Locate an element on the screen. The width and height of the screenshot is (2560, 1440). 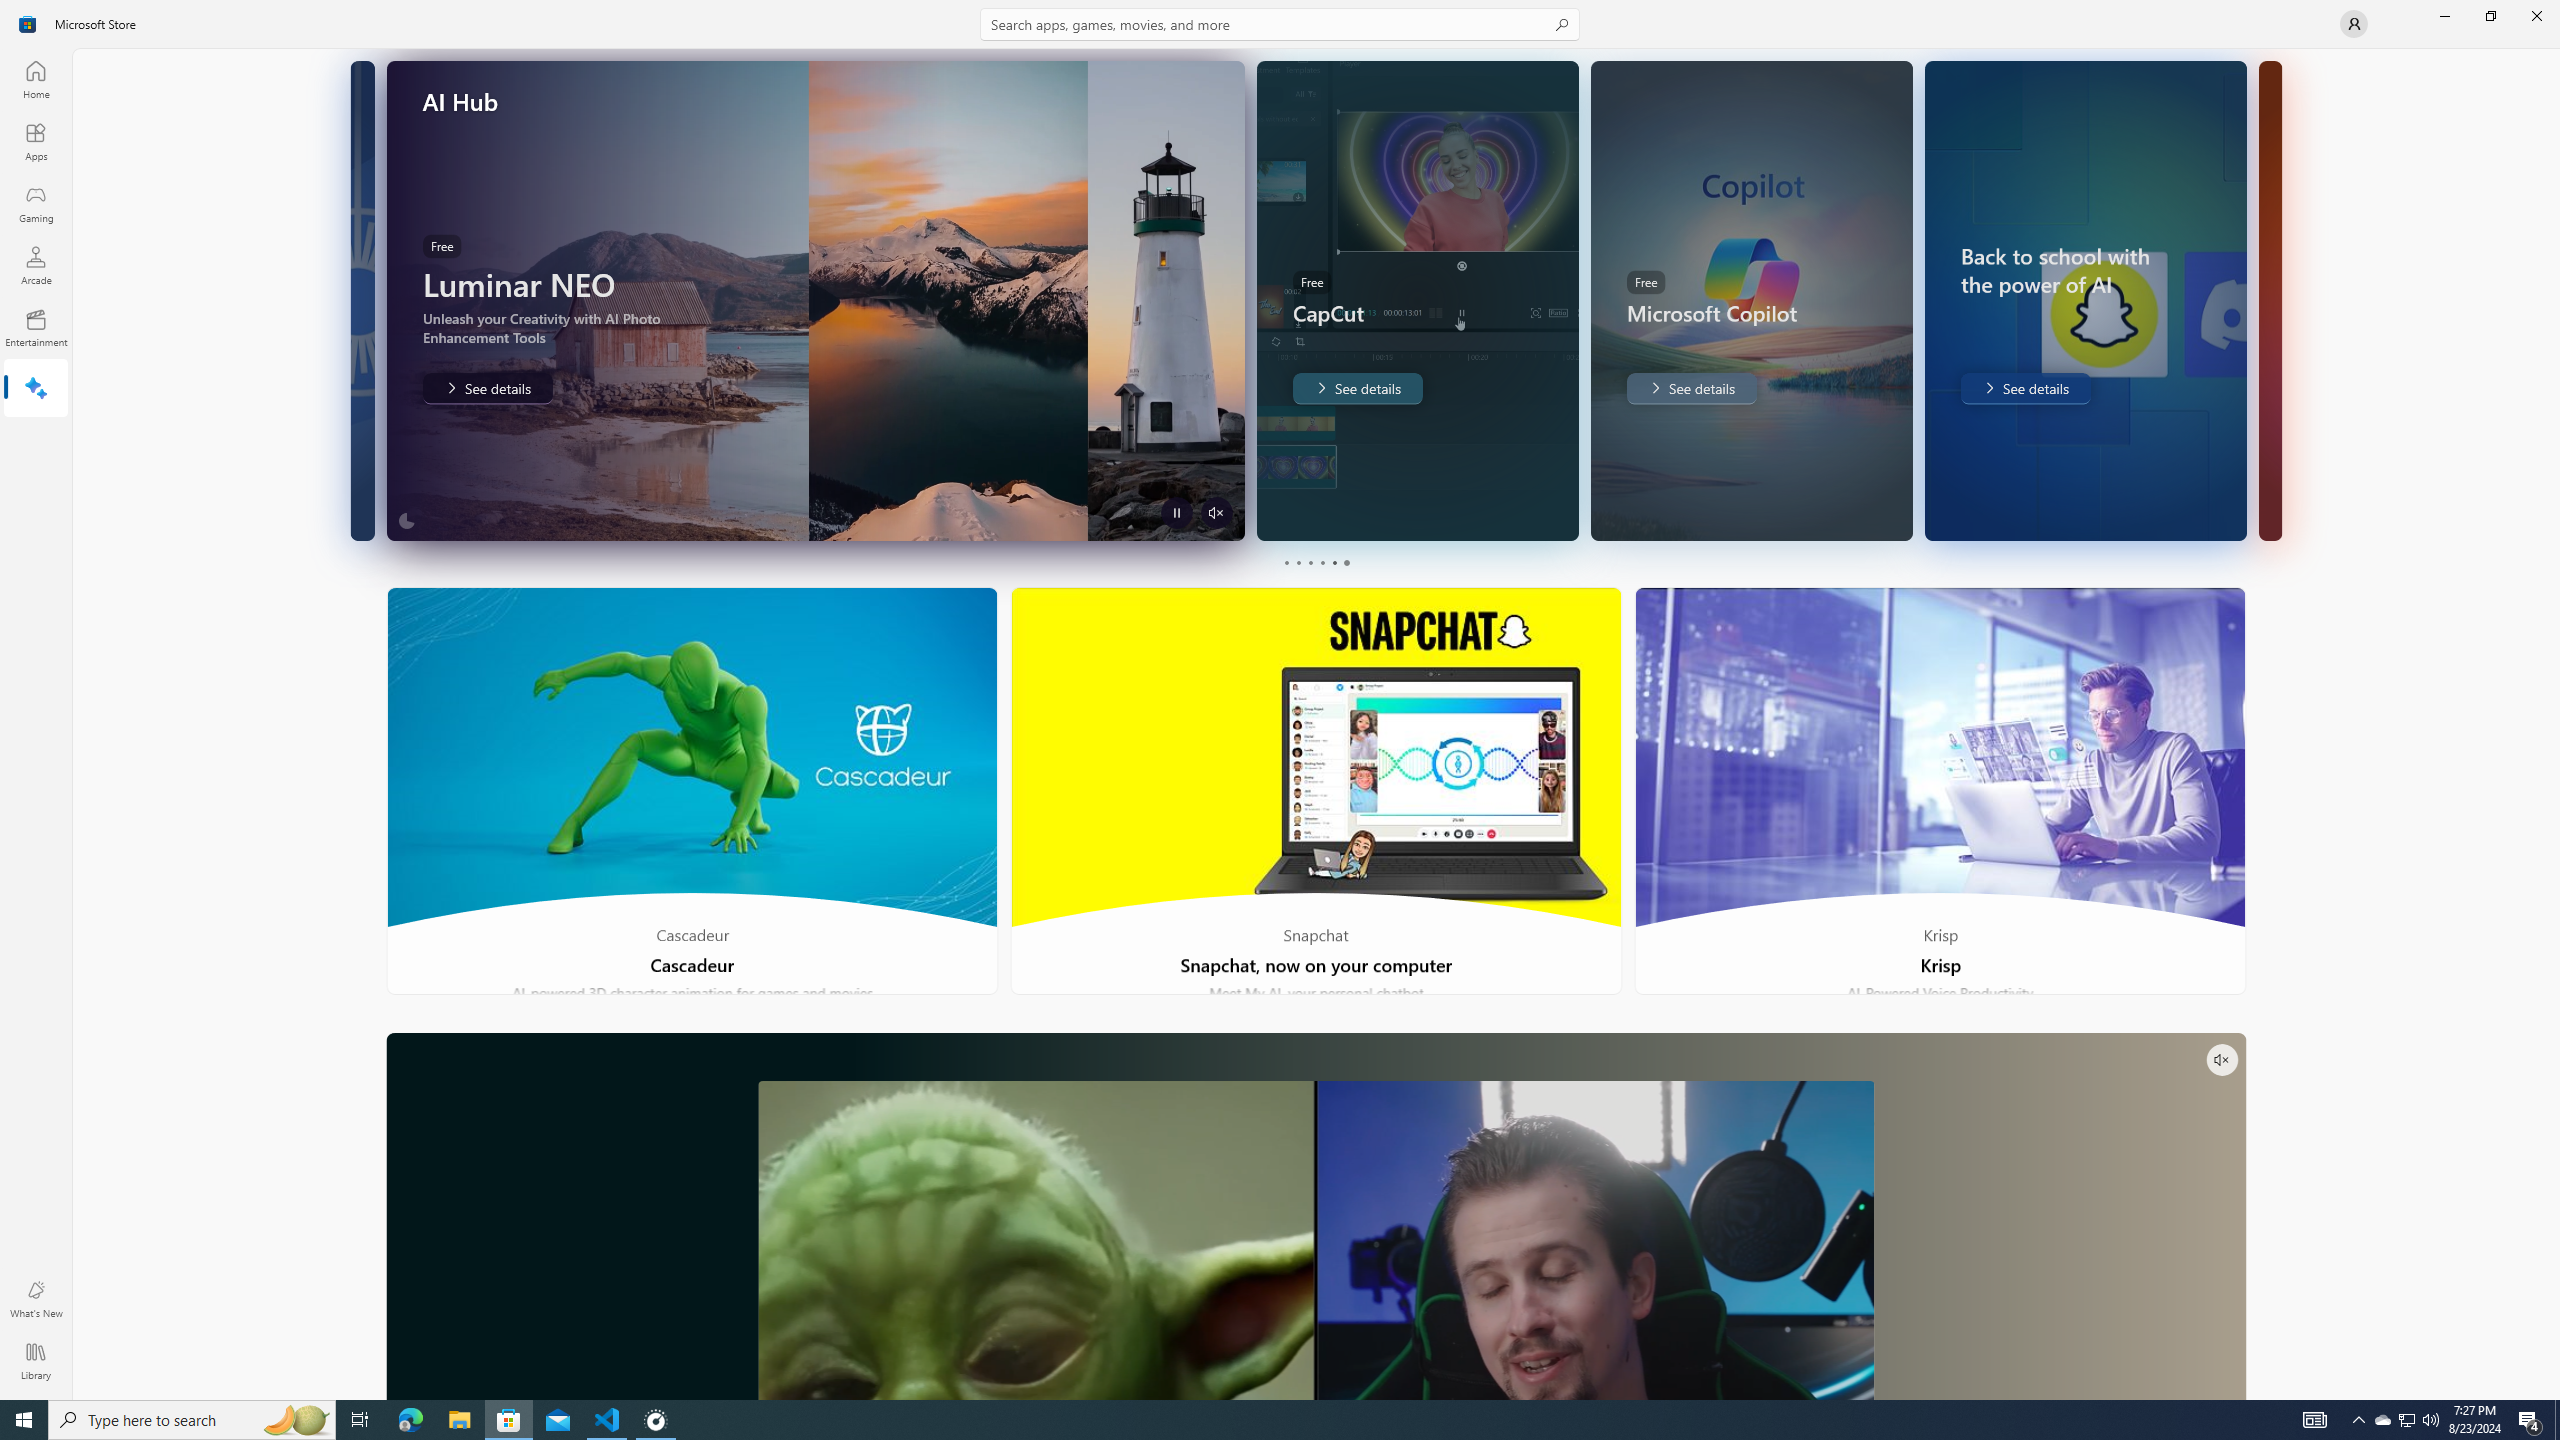
'Cascadeur' is located at coordinates (692, 790).